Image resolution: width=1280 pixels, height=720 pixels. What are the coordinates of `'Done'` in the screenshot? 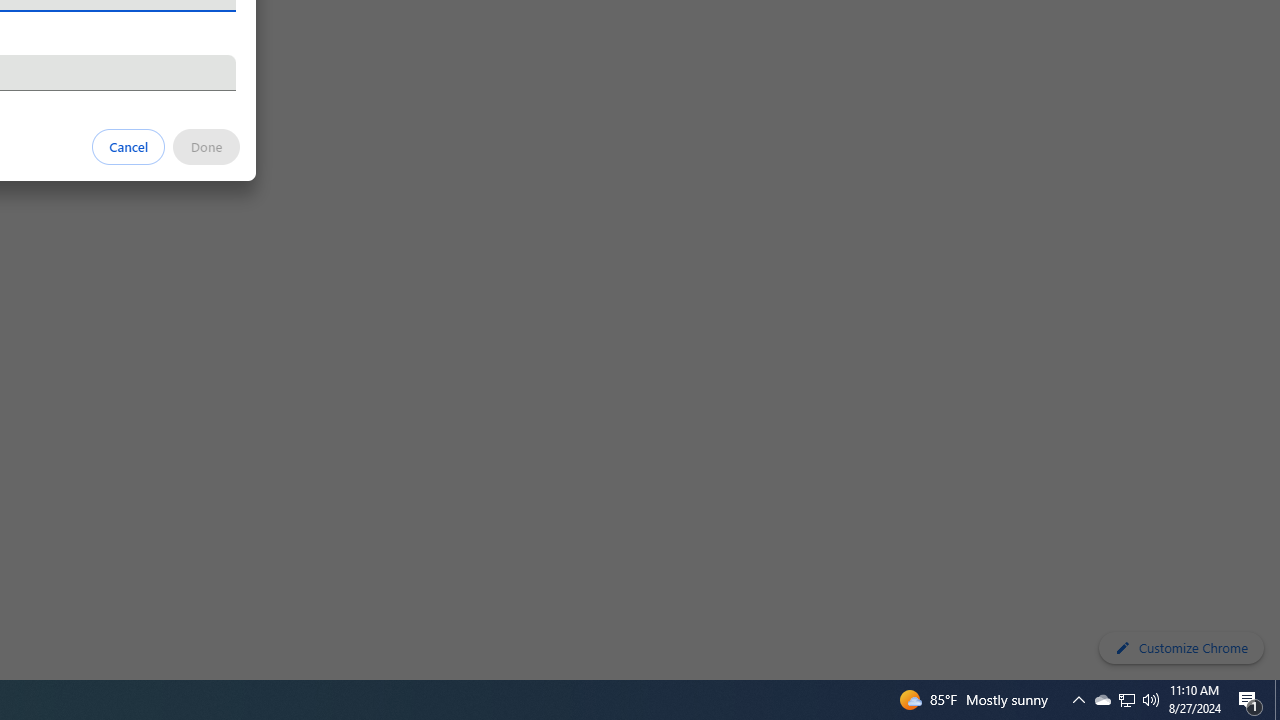 It's located at (206, 145).